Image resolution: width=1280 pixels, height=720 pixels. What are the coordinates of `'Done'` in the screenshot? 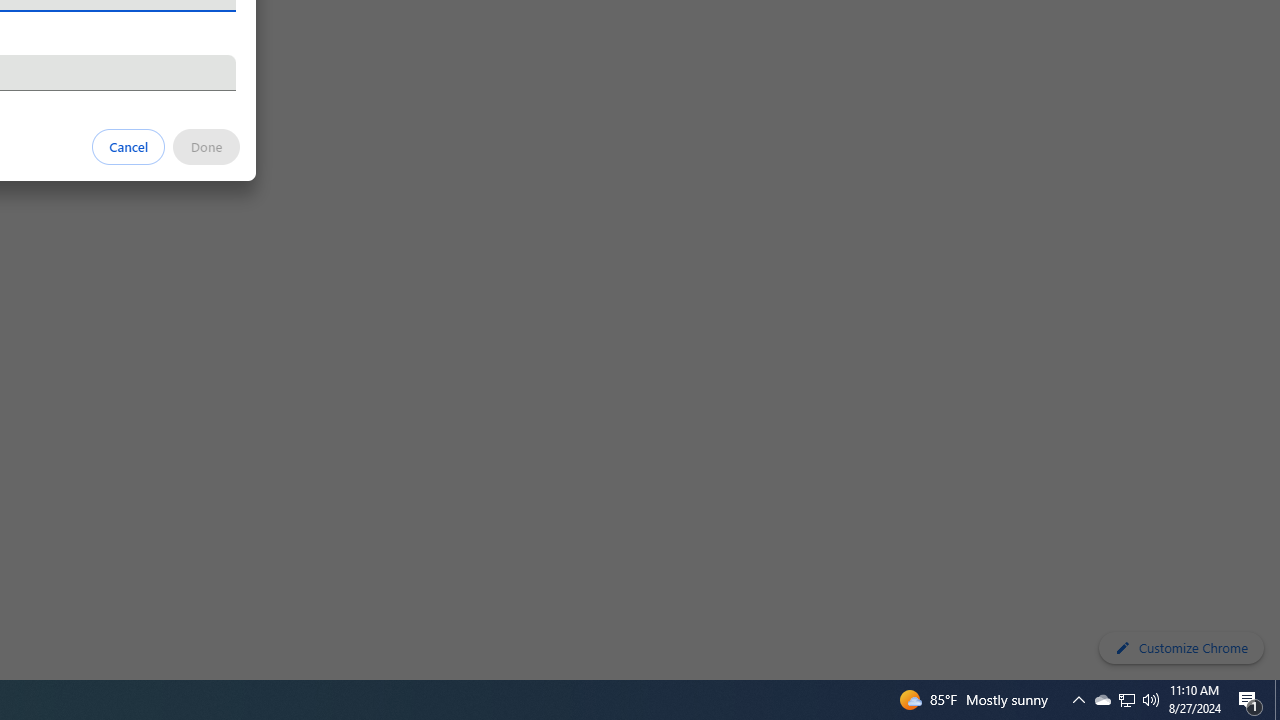 It's located at (206, 145).